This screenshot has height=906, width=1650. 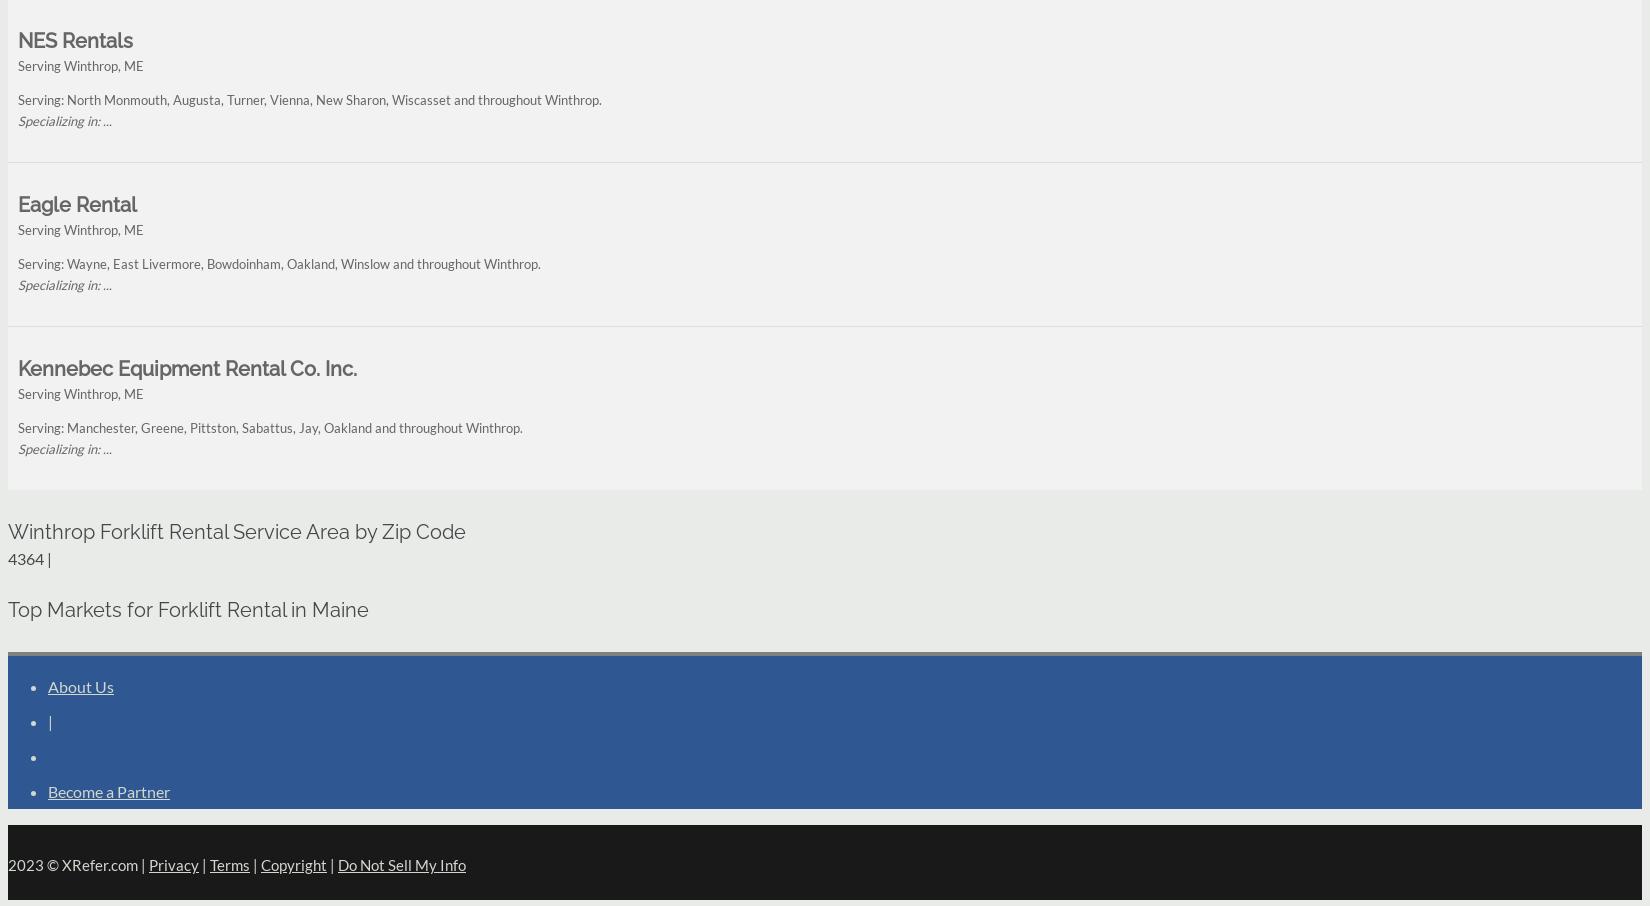 I want to click on '4364 |', so click(x=30, y=557).